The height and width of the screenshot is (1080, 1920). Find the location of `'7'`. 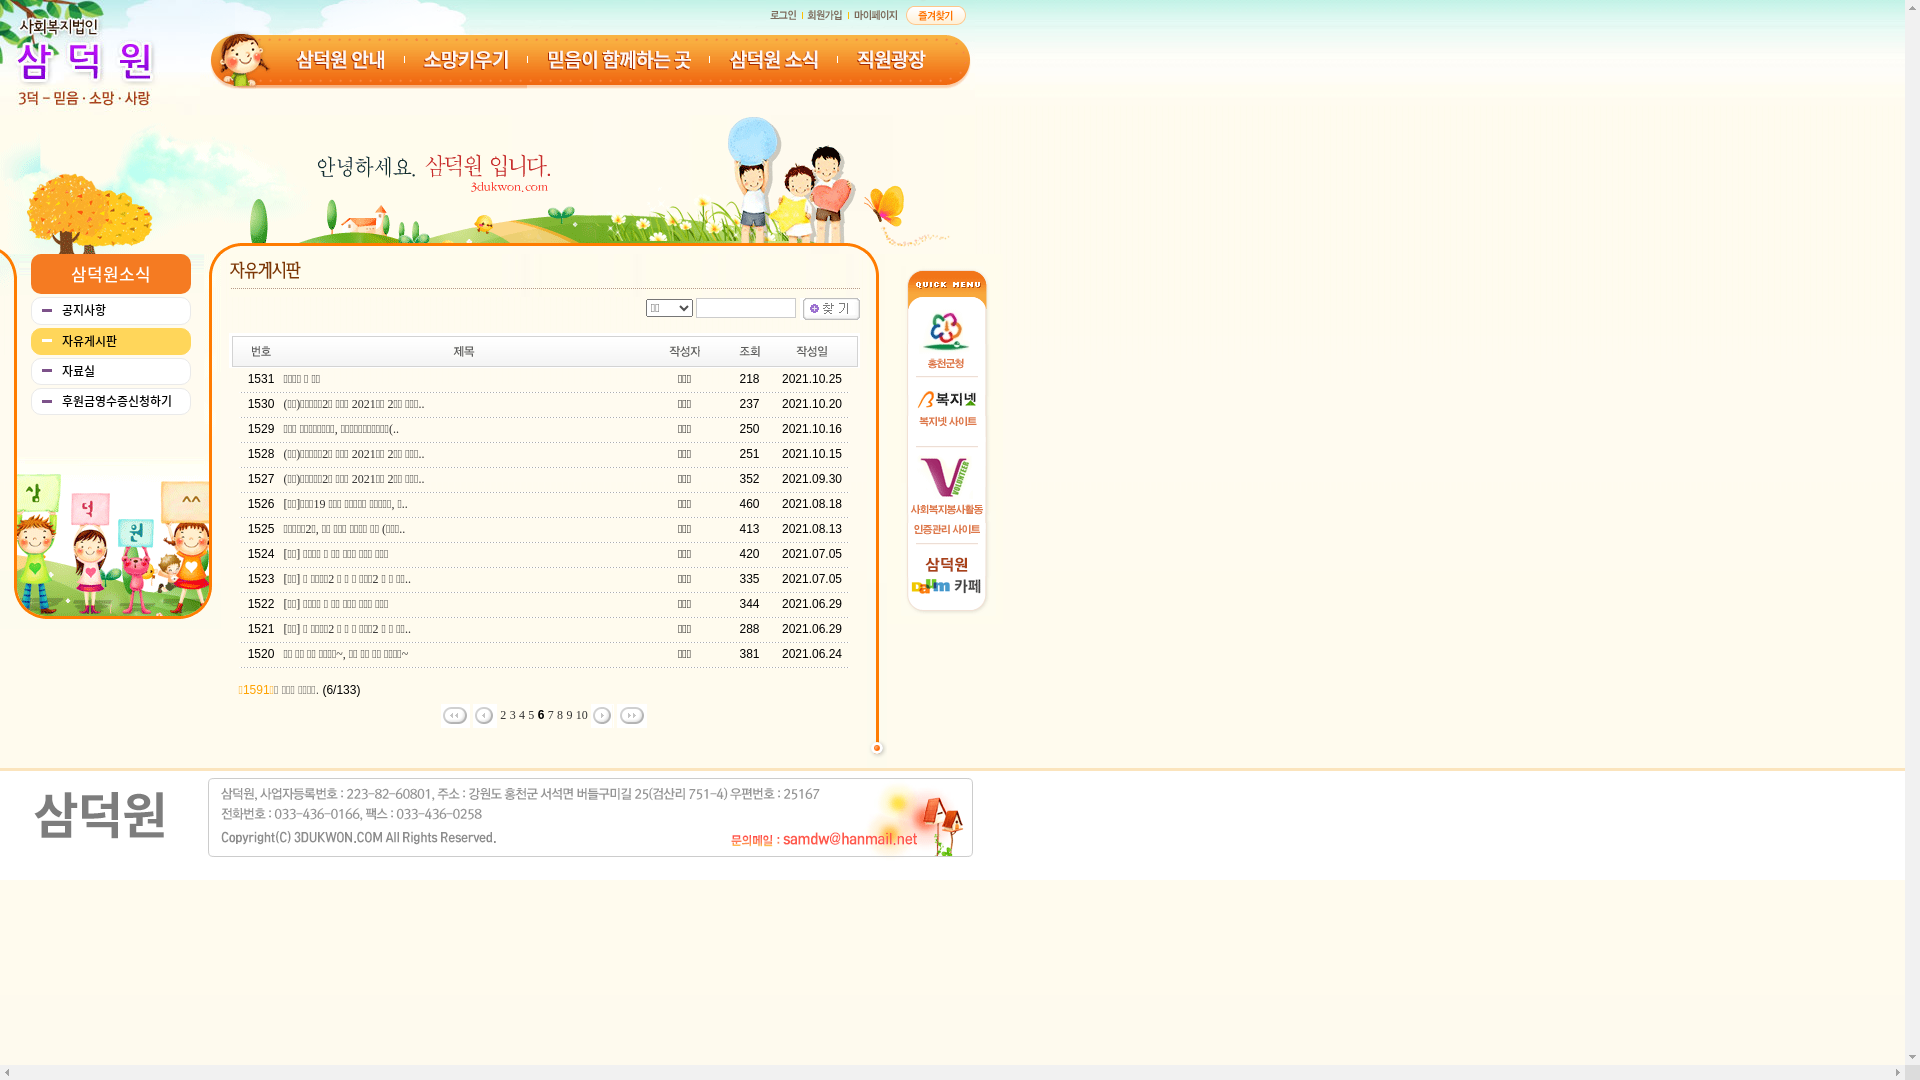

'7' is located at coordinates (547, 713).